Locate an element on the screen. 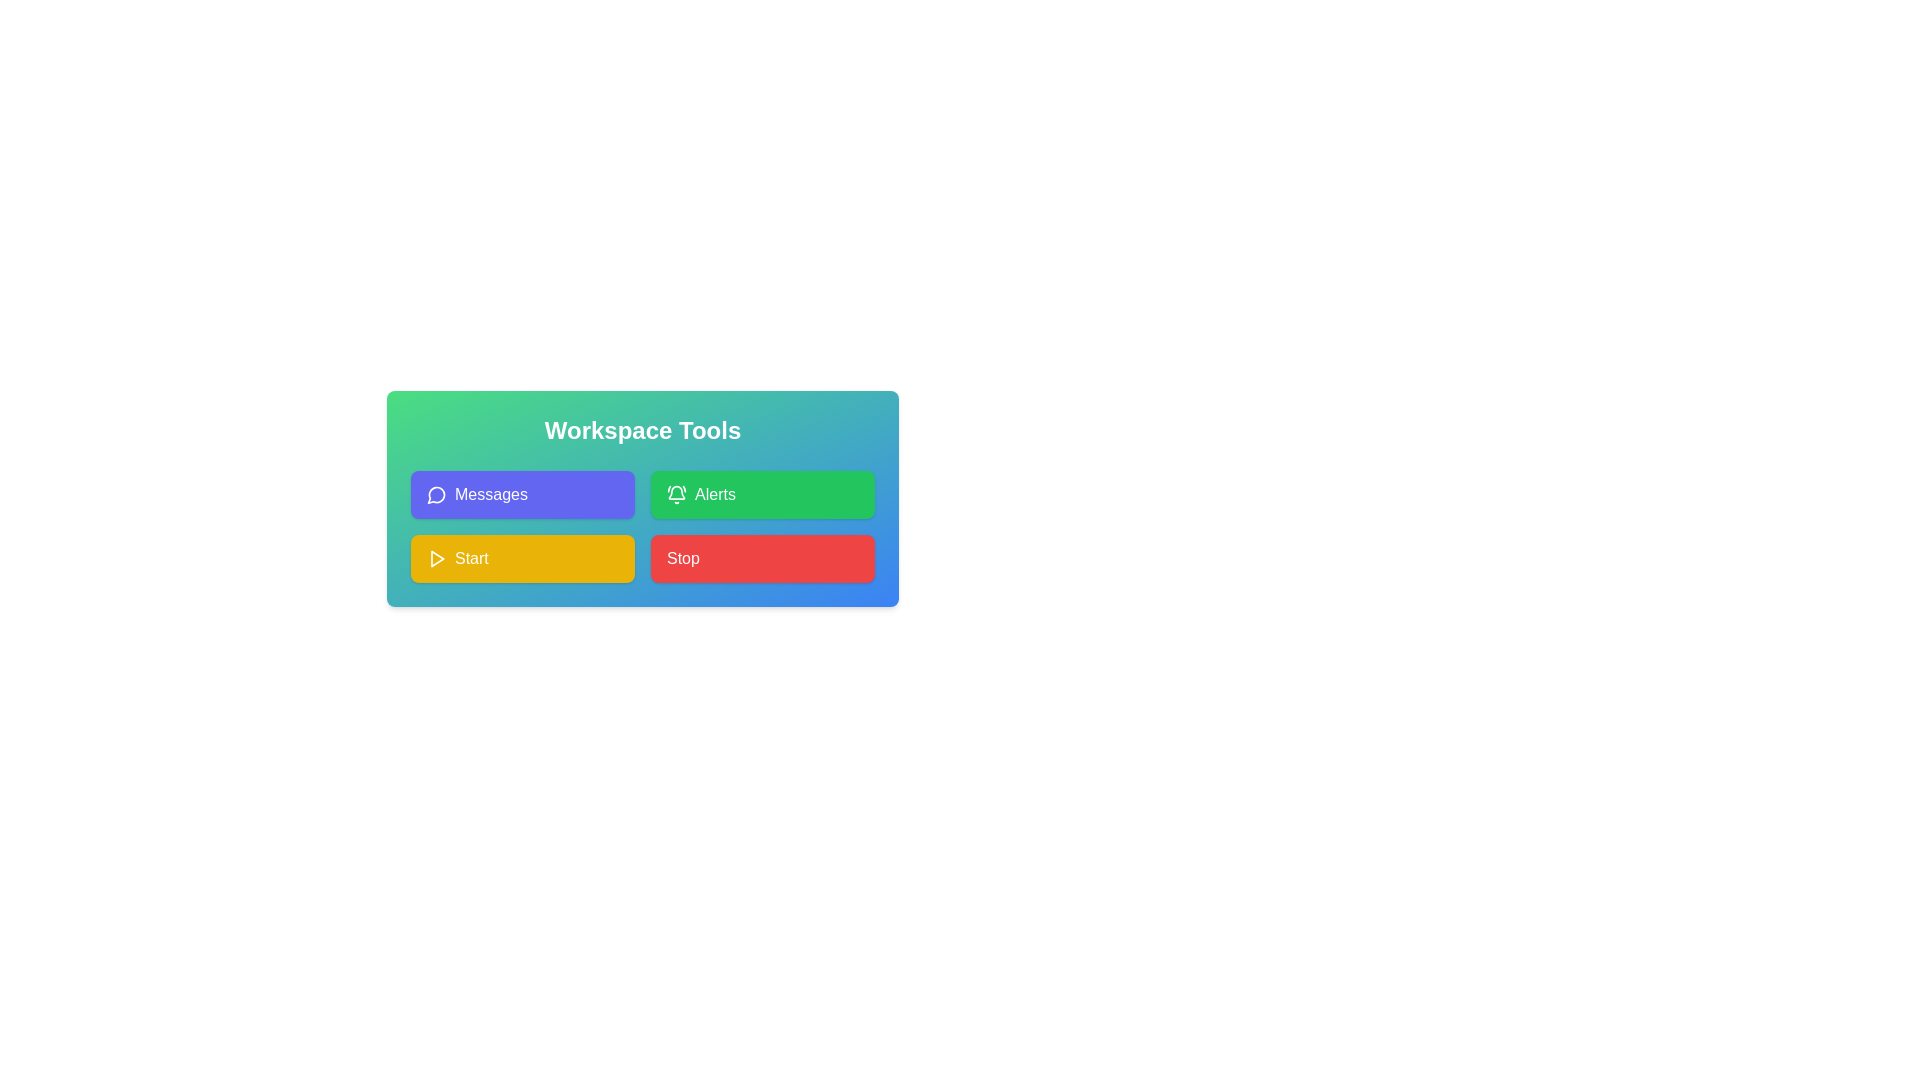 The width and height of the screenshot is (1920, 1080). the small triangular play icon within the bright yellow 'Start' button is located at coordinates (435, 559).